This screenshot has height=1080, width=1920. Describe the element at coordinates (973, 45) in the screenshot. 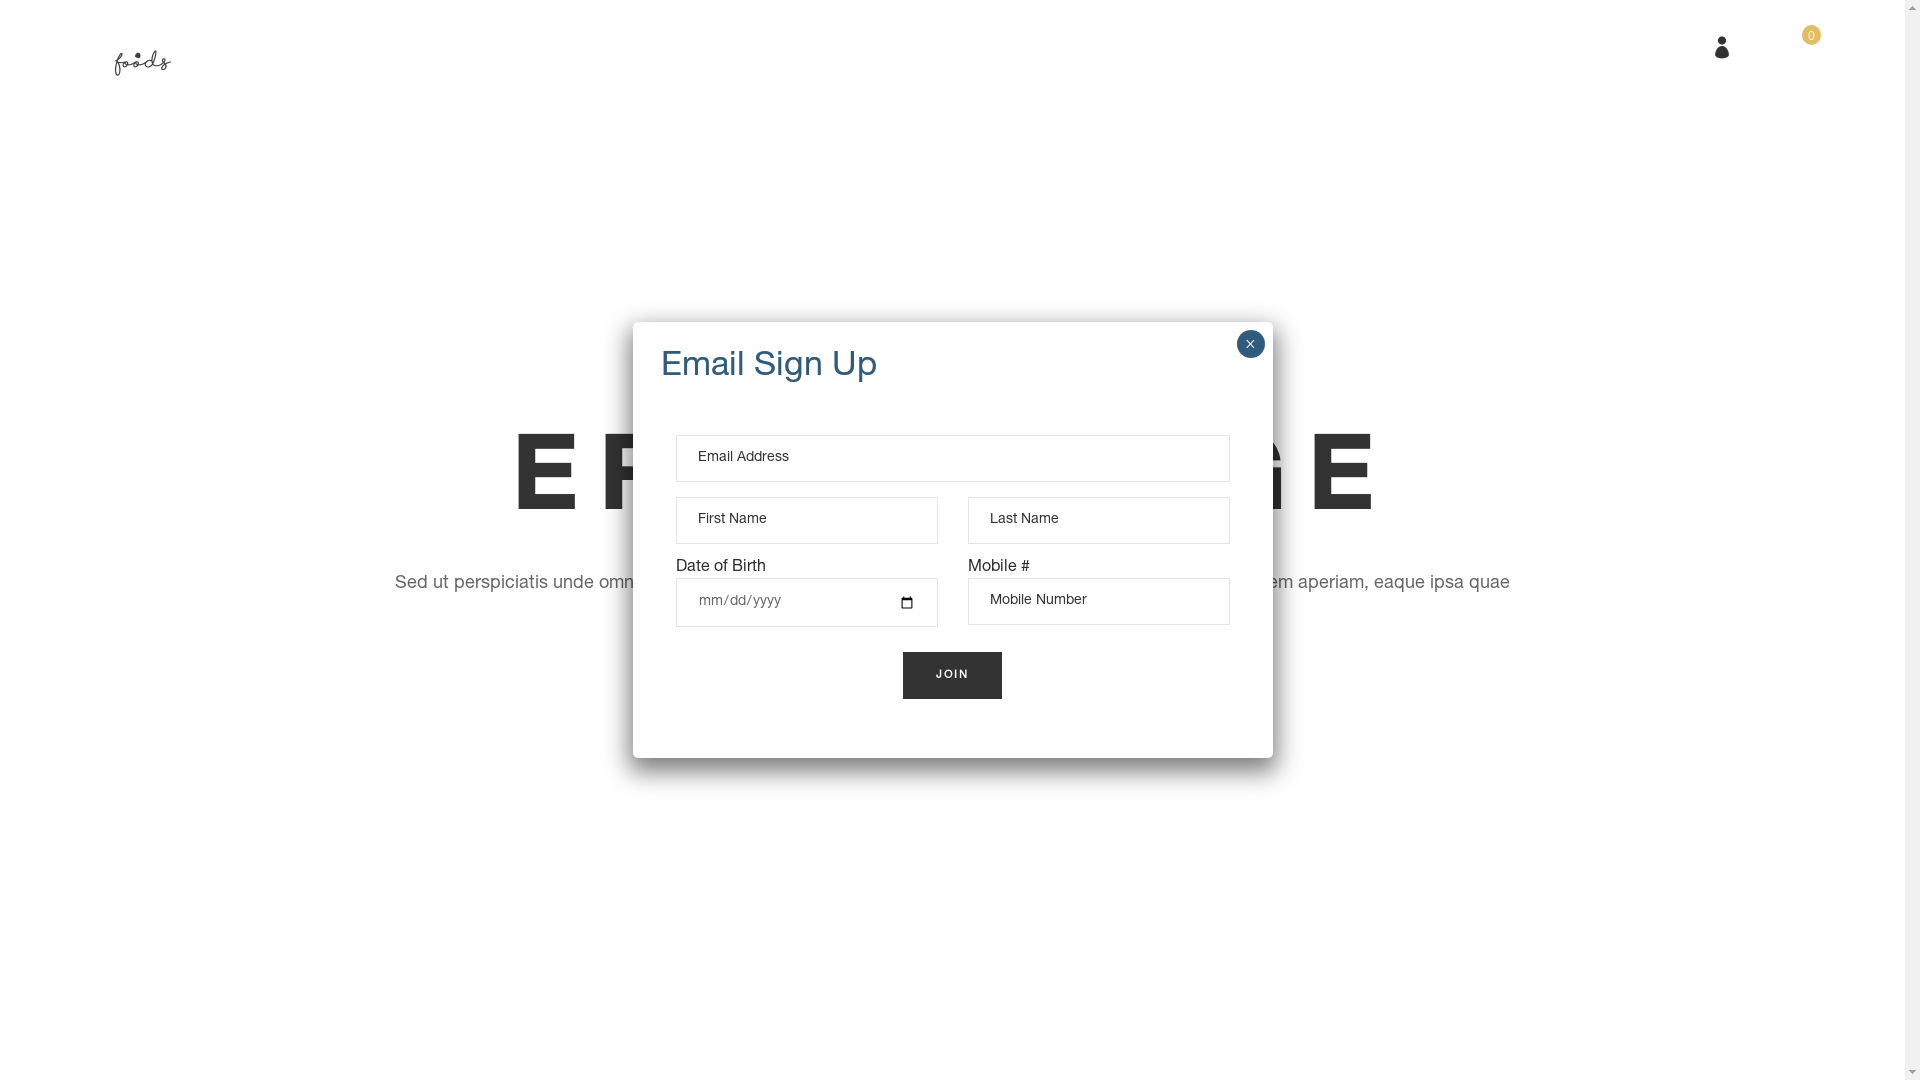

I see `'SHOP'` at that location.